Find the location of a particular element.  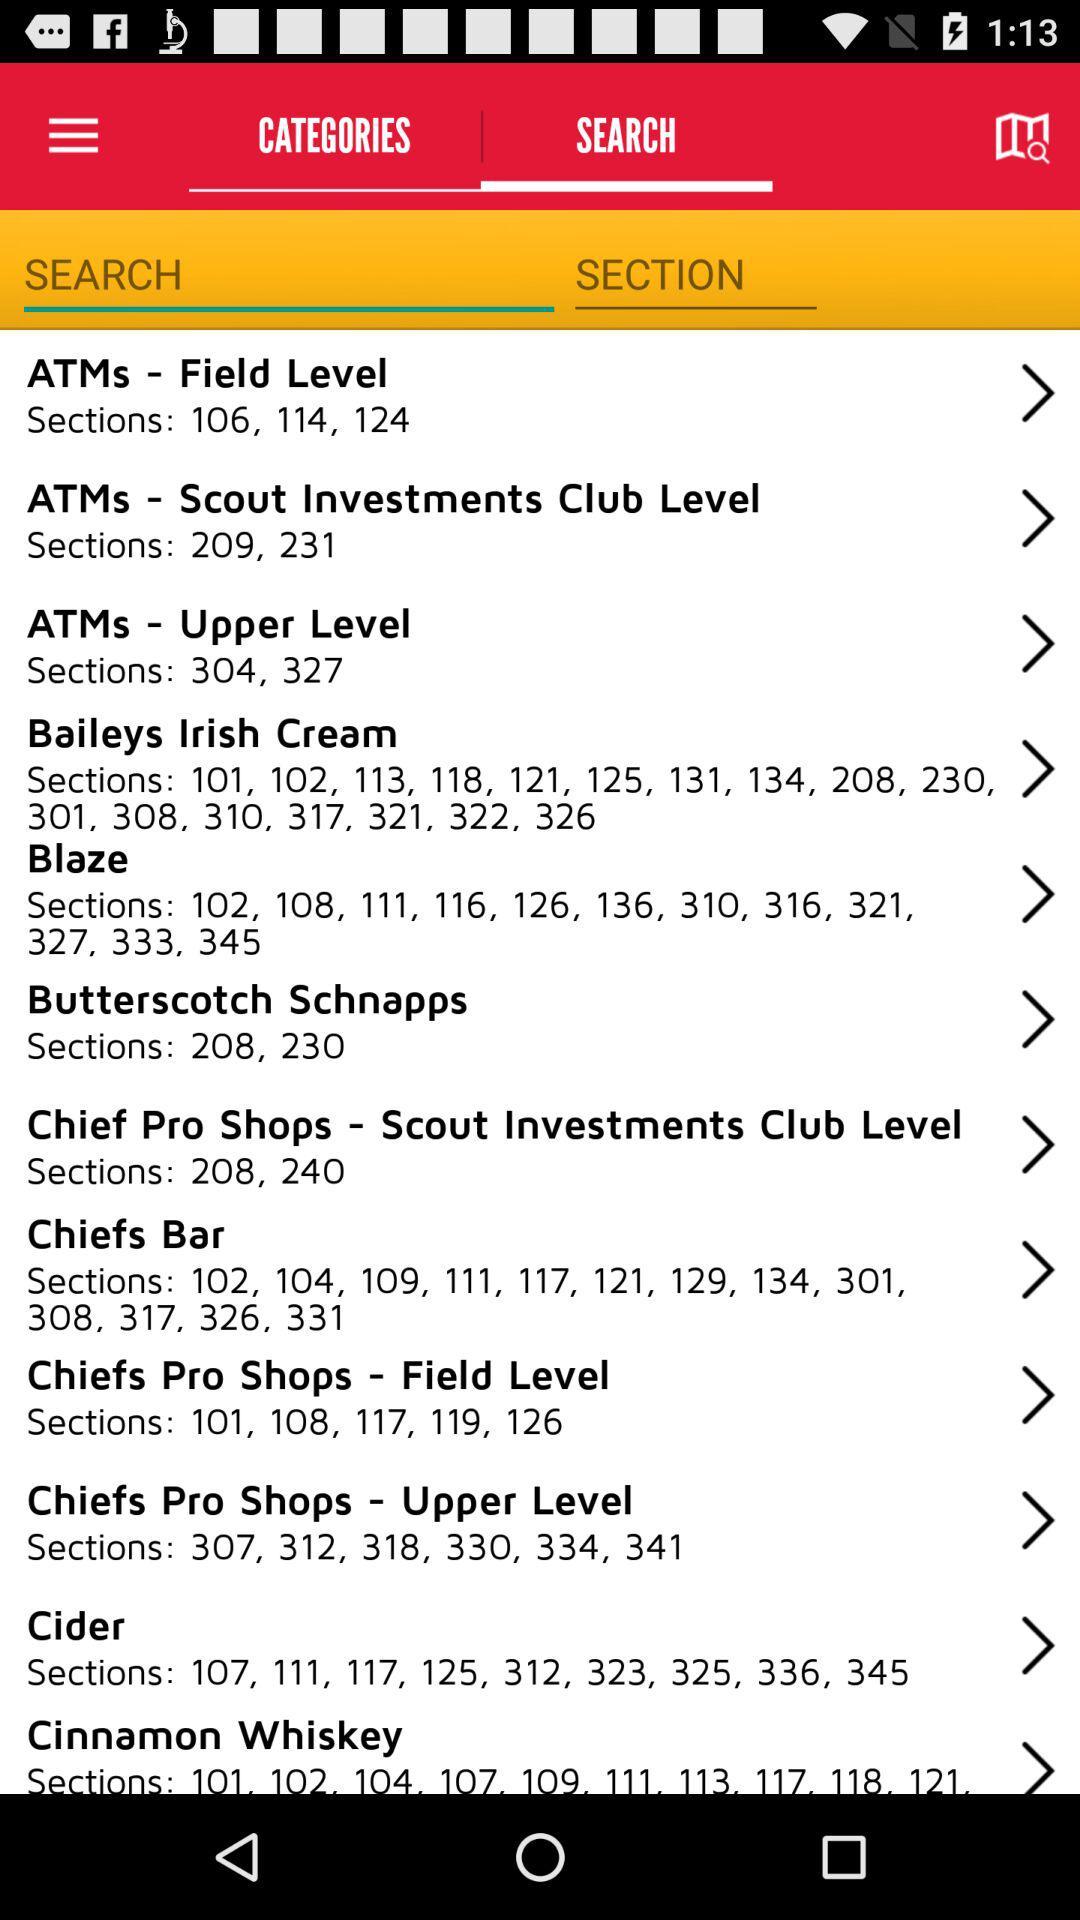

search term is located at coordinates (289, 273).